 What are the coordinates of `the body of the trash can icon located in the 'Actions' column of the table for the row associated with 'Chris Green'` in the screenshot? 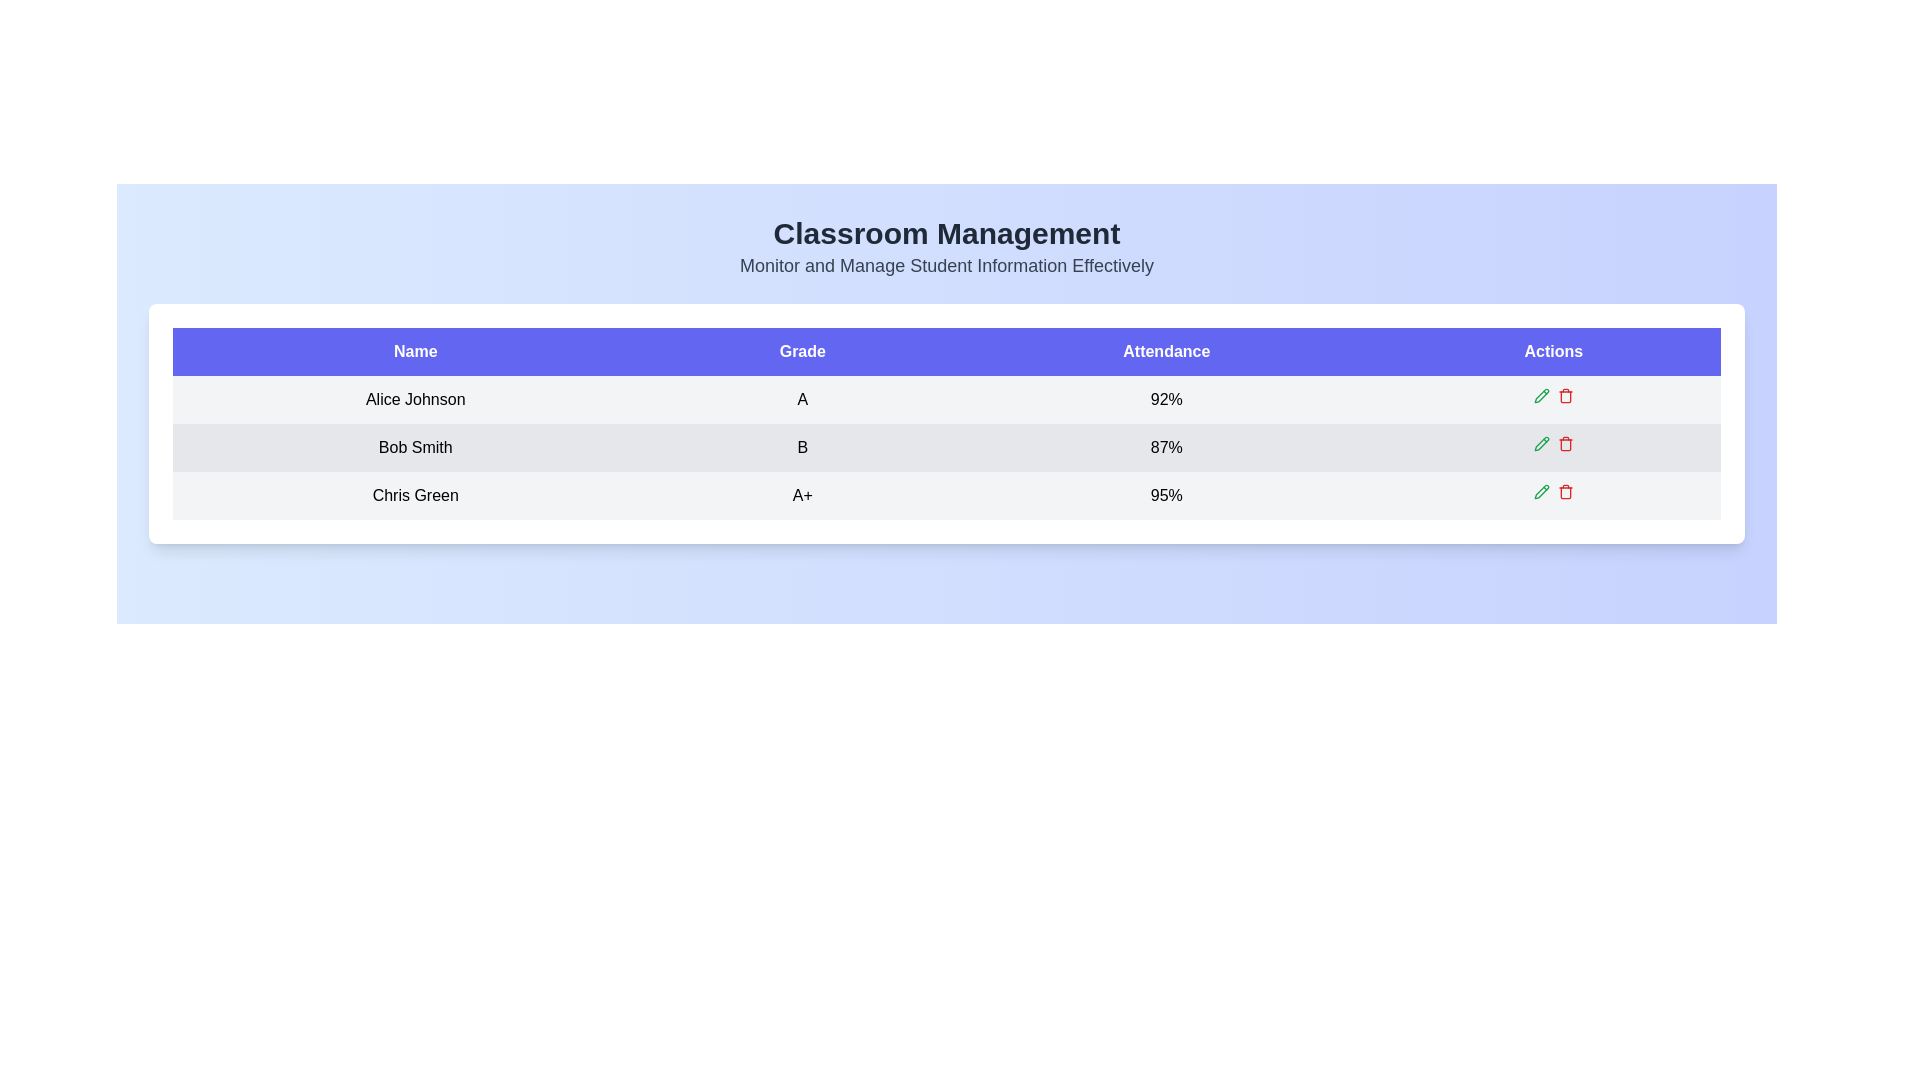 It's located at (1564, 493).